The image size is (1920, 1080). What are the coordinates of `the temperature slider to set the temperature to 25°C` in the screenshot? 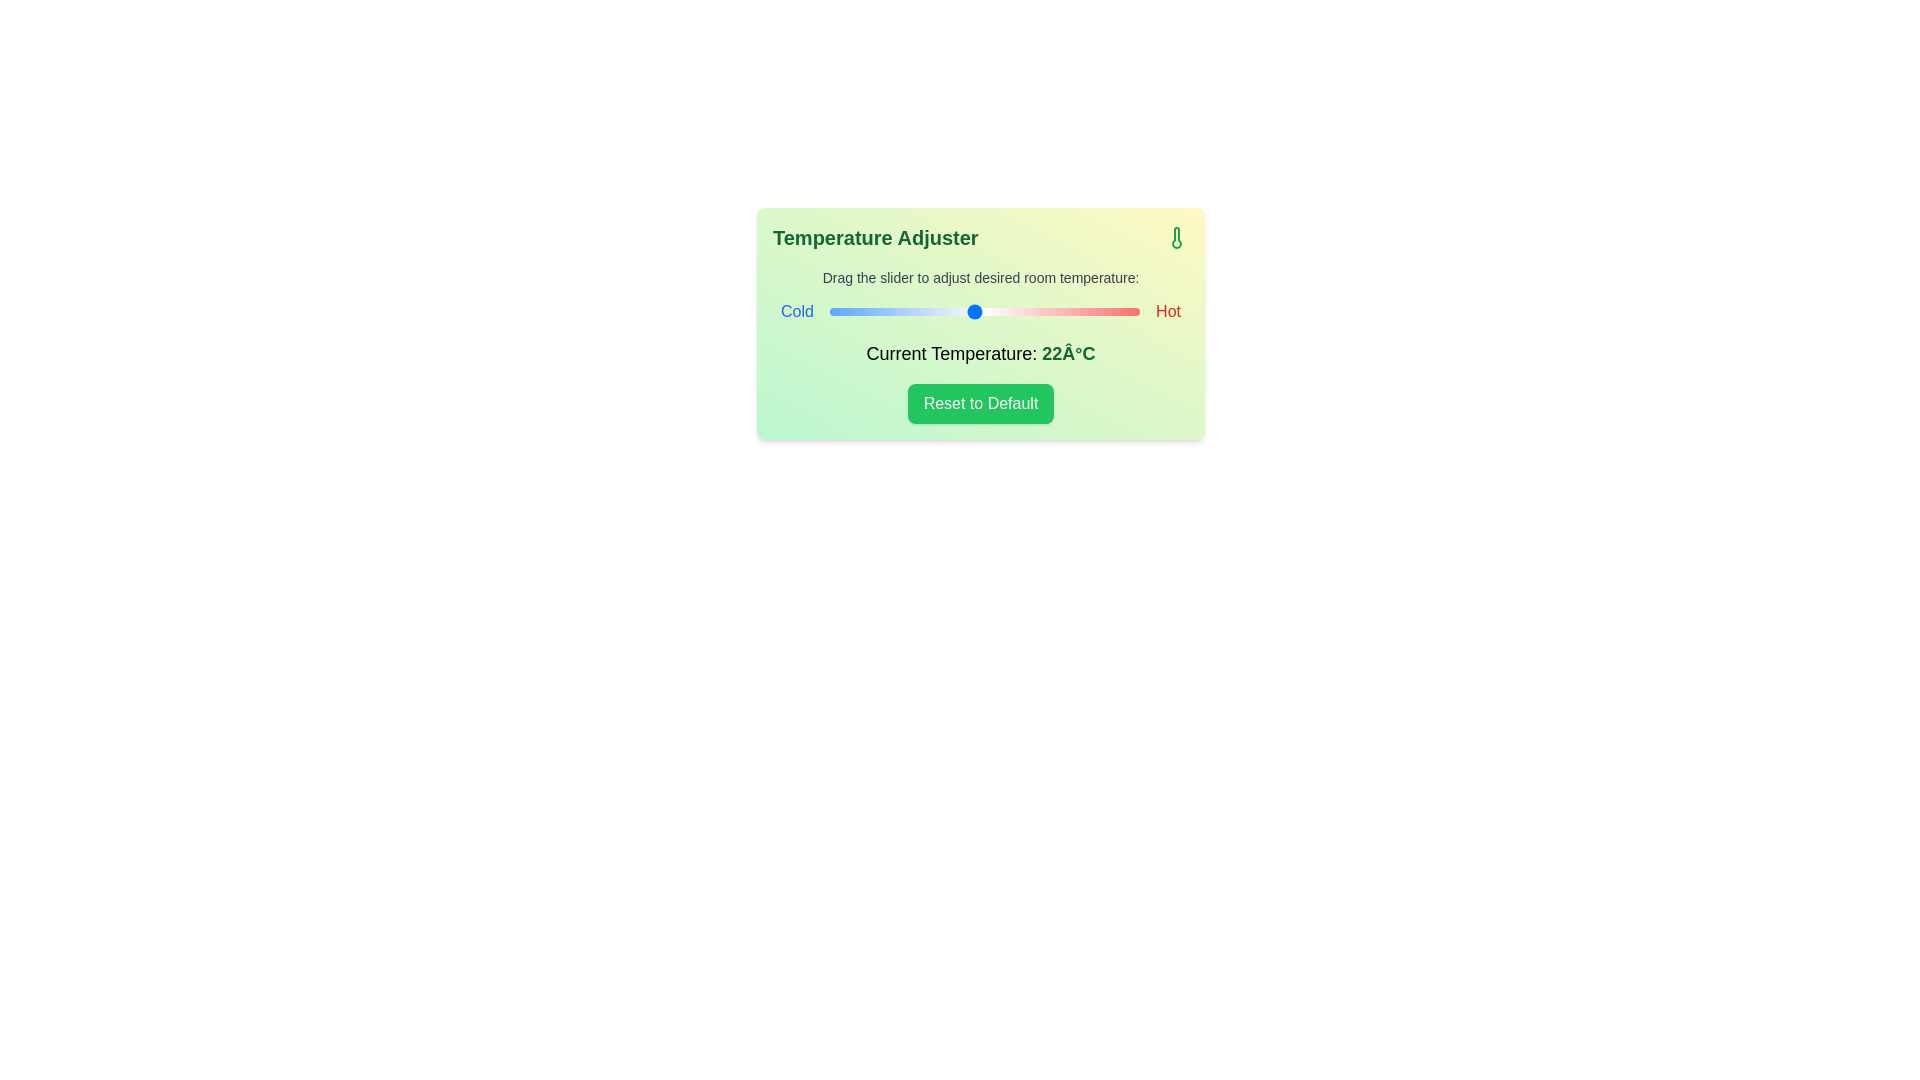 It's located at (1036, 312).